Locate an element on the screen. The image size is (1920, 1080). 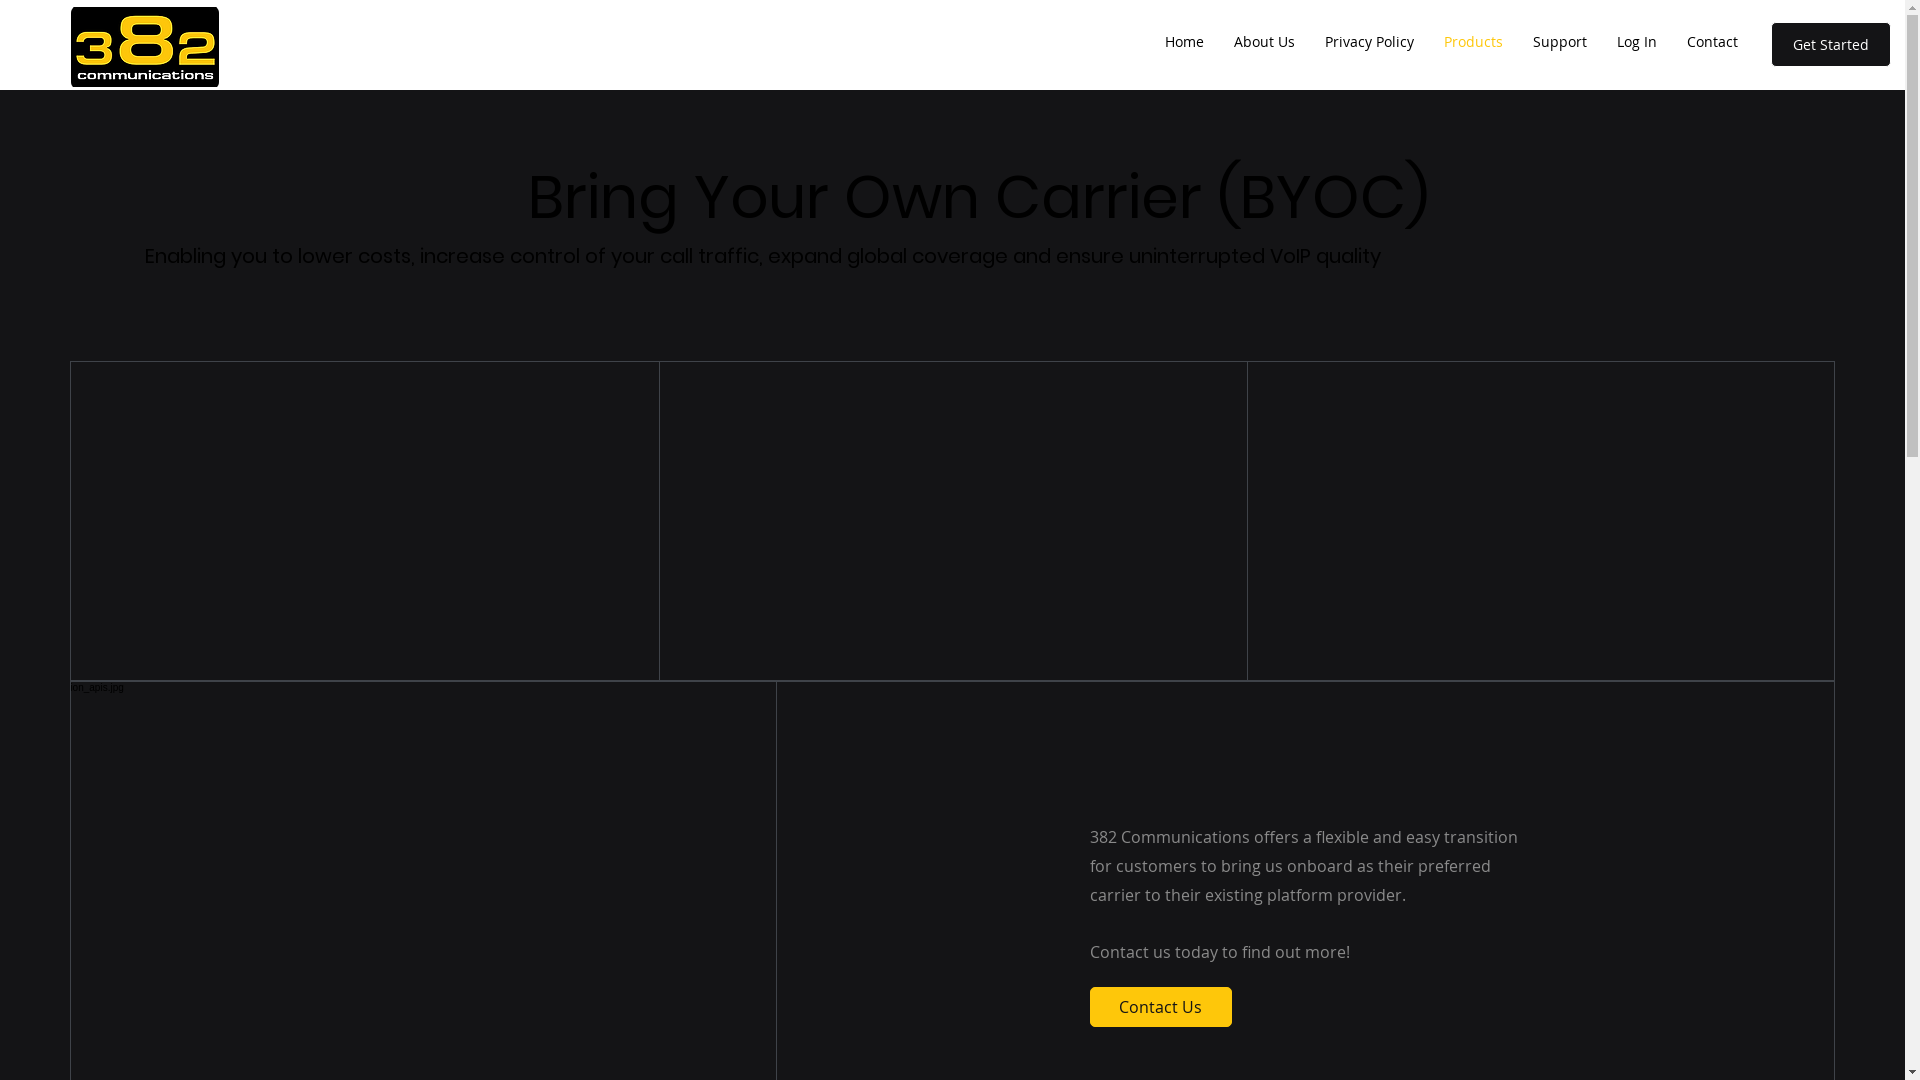
'About Us' is located at coordinates (1263, 42).